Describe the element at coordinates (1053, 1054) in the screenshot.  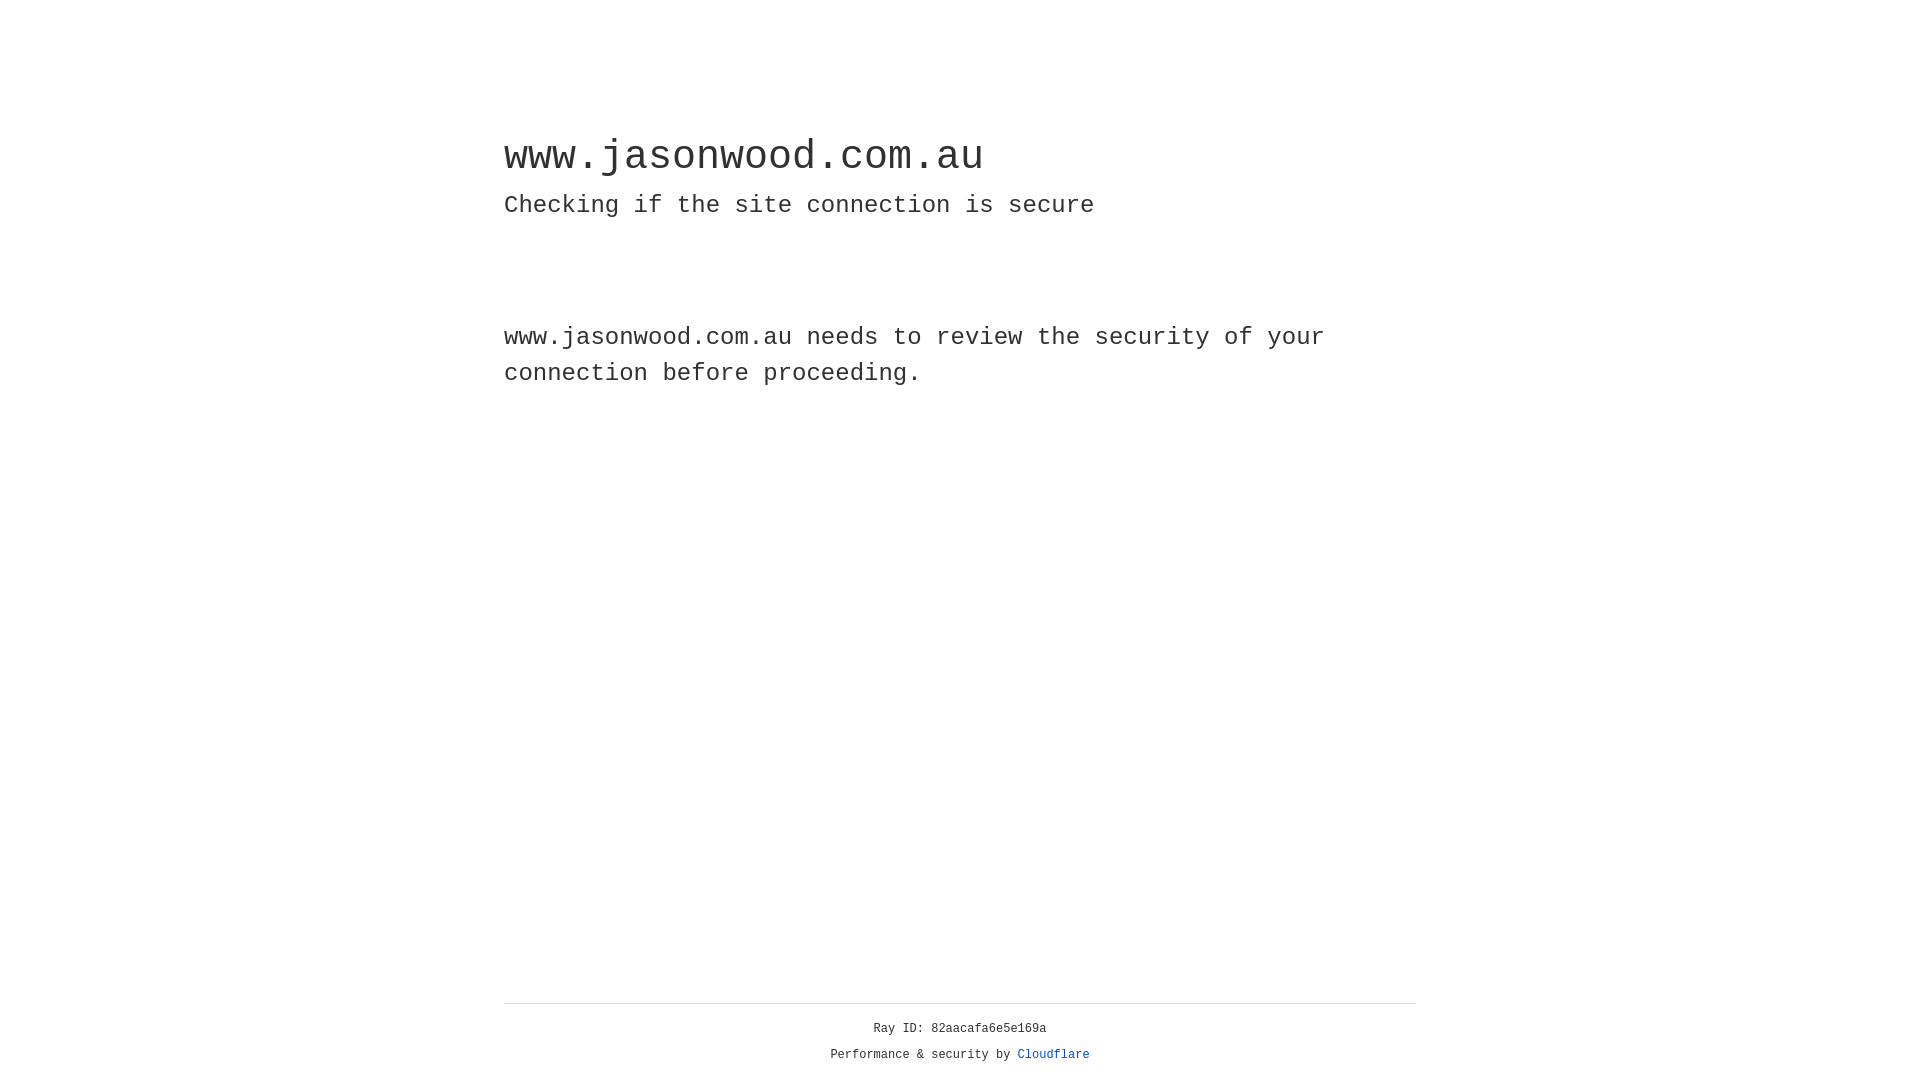
I see `'Cloudflare'` at that location.